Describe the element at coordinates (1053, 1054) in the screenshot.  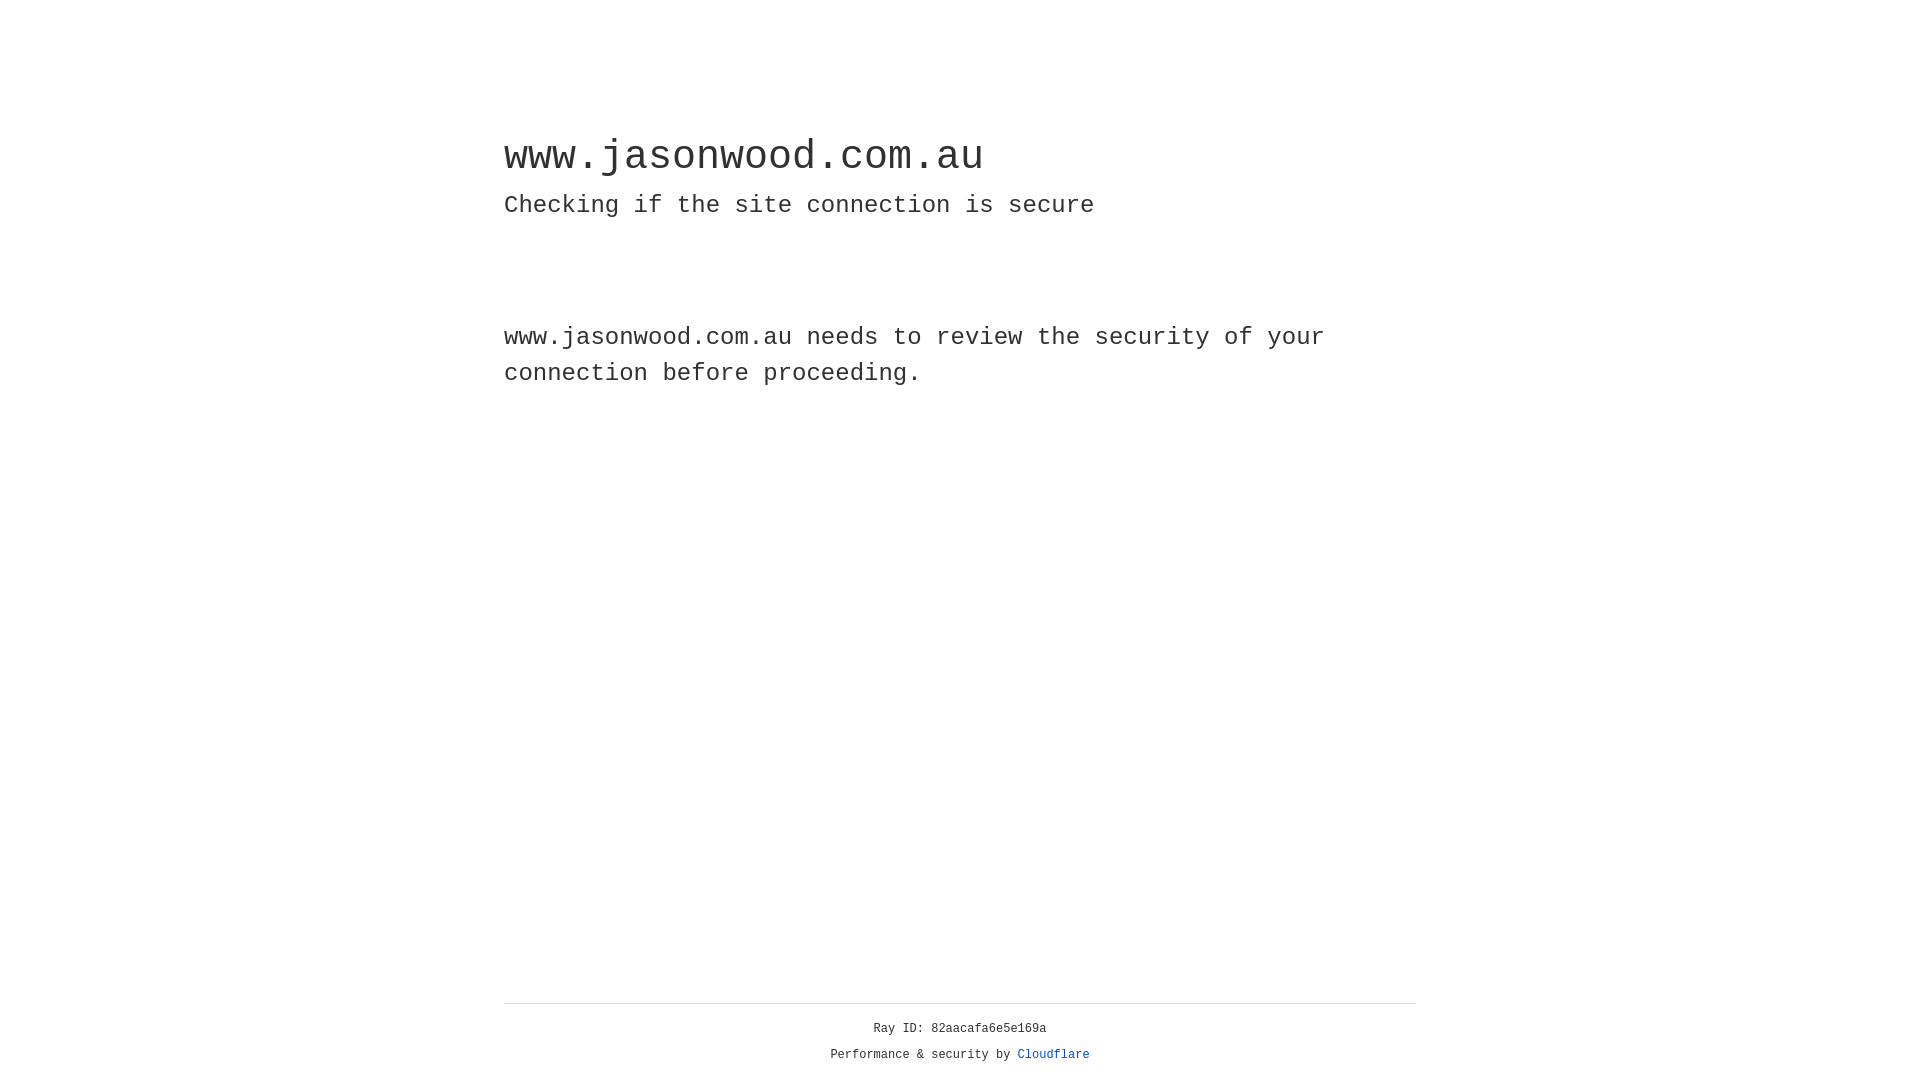
I see `'Cloudflare'` at that location.